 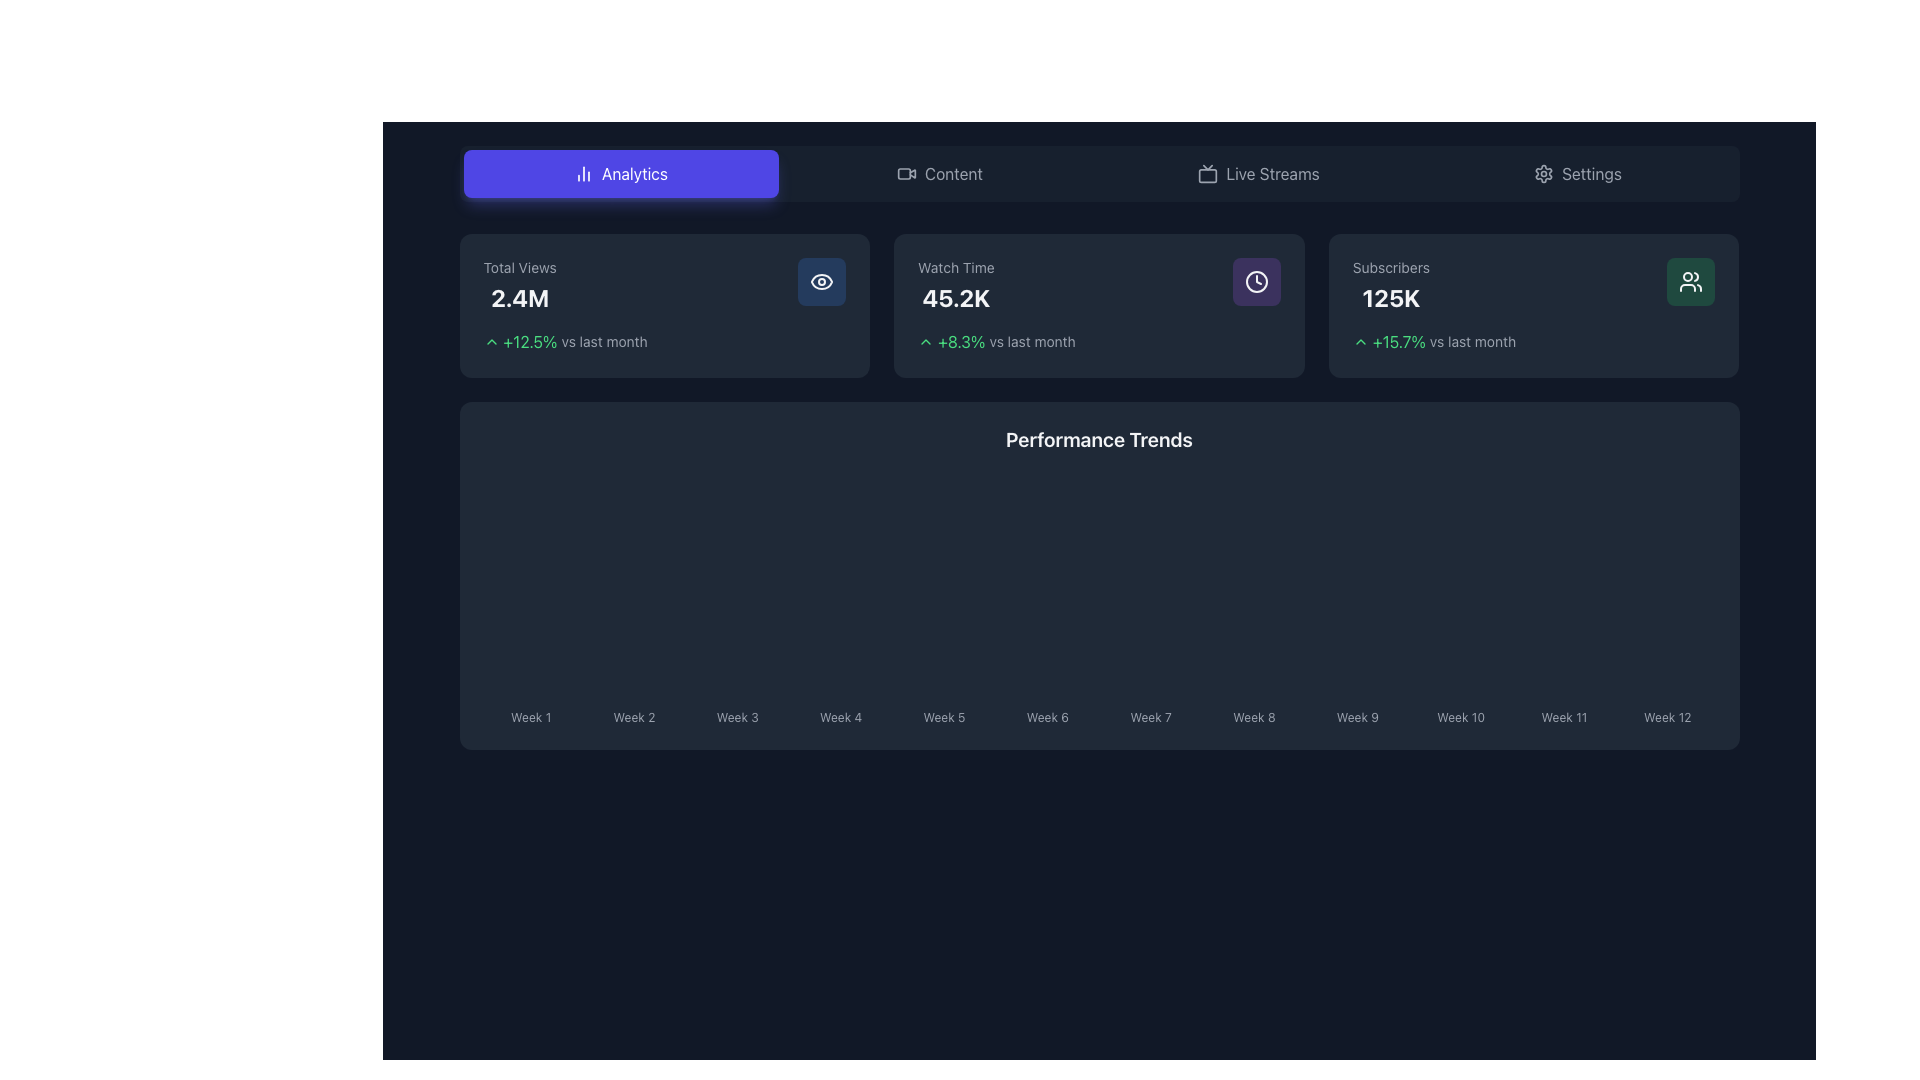 I want to click on the text label indicating performance trends, located in the upper middle section of the large card or panel, so click(x=1098, y=438).